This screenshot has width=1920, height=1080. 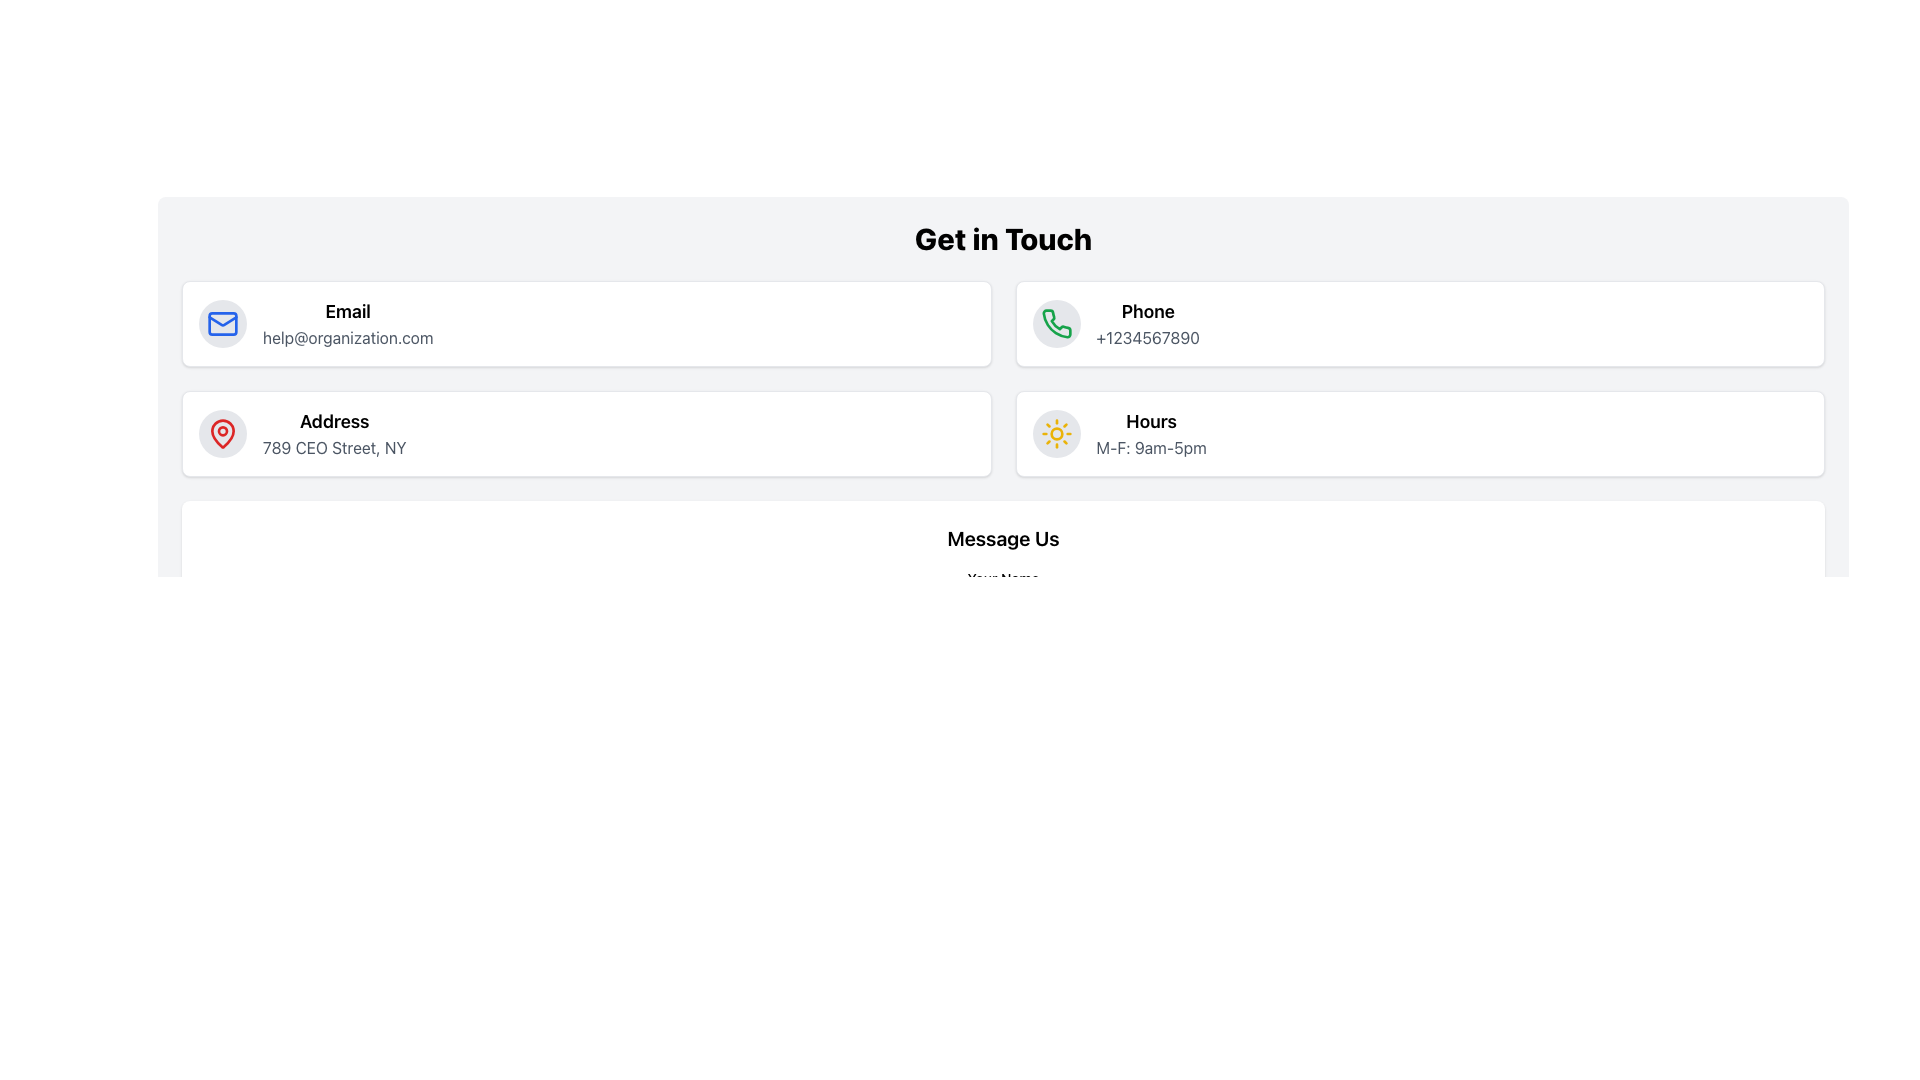 What do you see at coordinates (222, 323) in the screenshot?
I see `the Email Icon button located in the upper-left corner of the first informational card in the 'Get in Touch' section, adjacent to the text 'Email' and 'help@organization.com'` at bounding box center [222, 323].